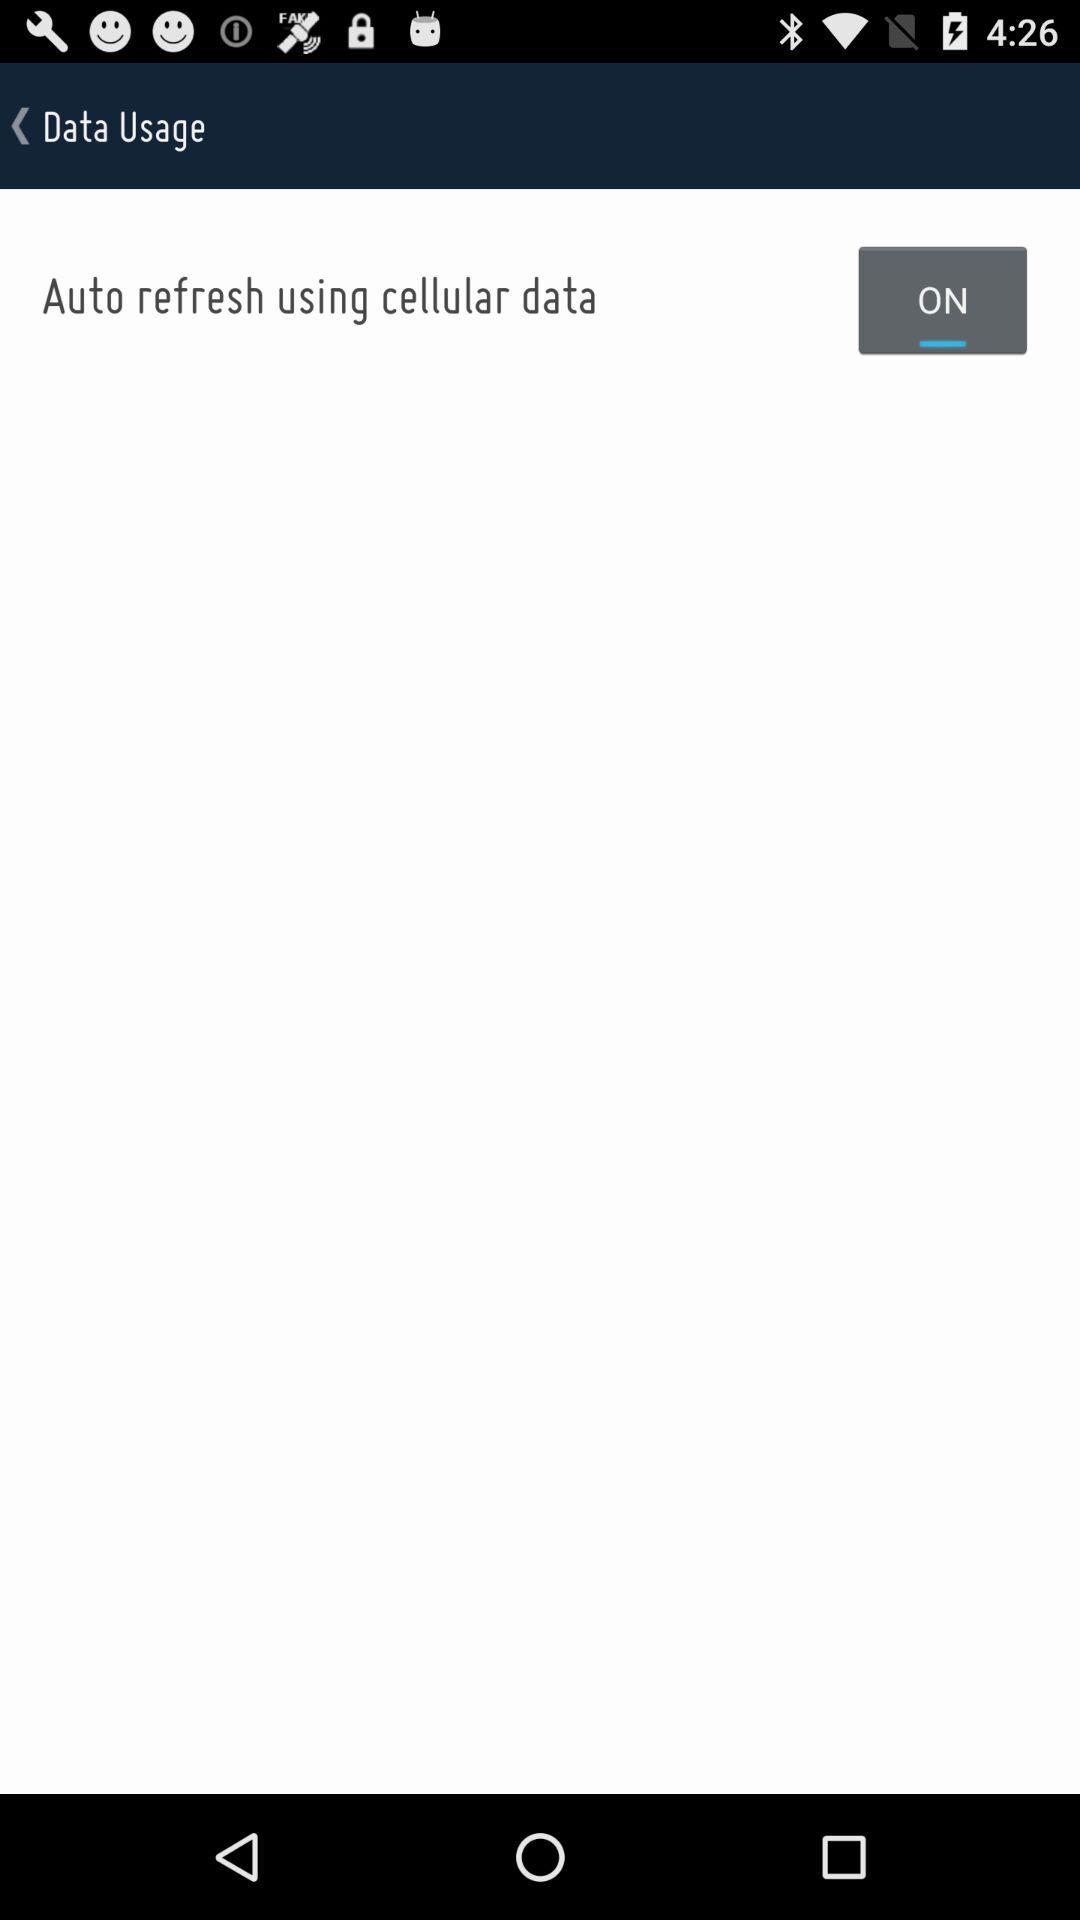 Image resolution: width=1080 pixels, height=1920 pixels. I want to click on the on, so click(943, 298).